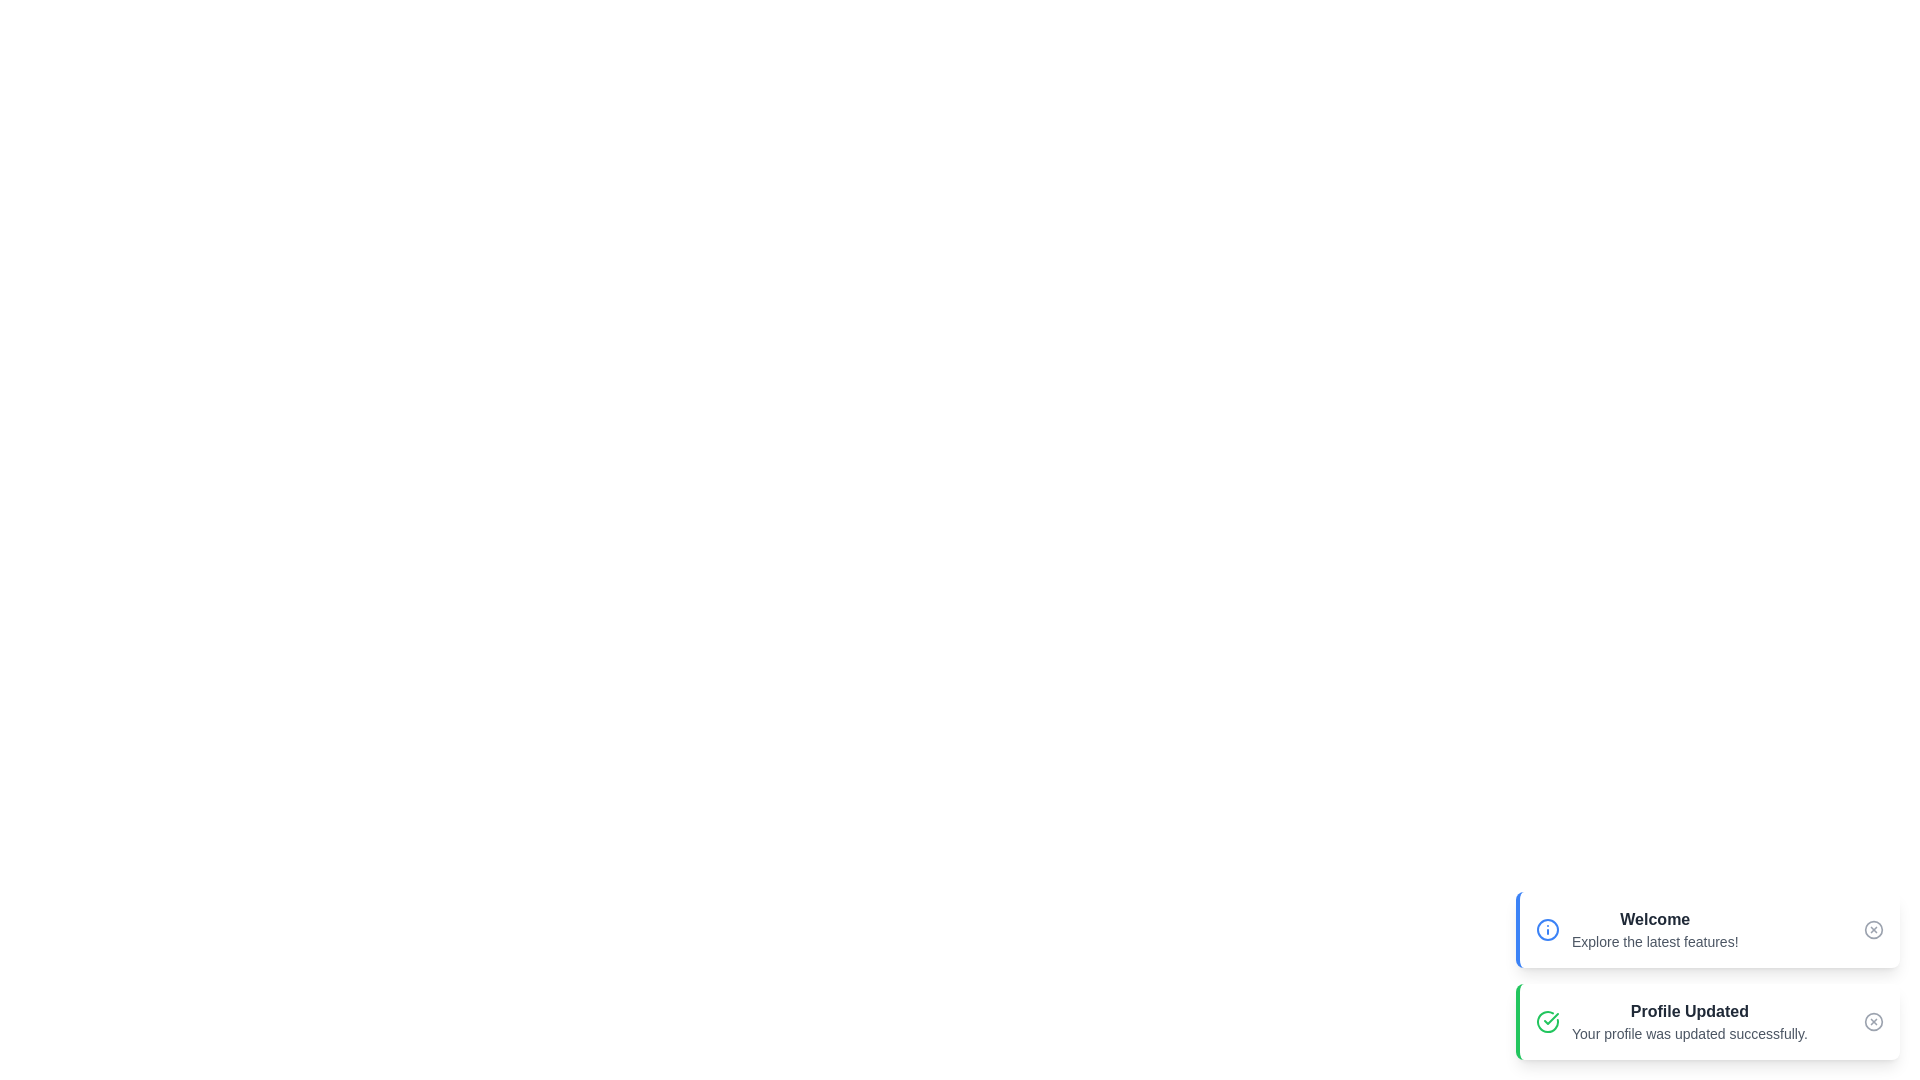 This screenshot has height=1080, width=1920. What do you see at coordinates (1547, 929) in the screenshot?
I see `the icon representing the type of snackbar and describe its visual characteristics` at bounding box center [1547, 929].